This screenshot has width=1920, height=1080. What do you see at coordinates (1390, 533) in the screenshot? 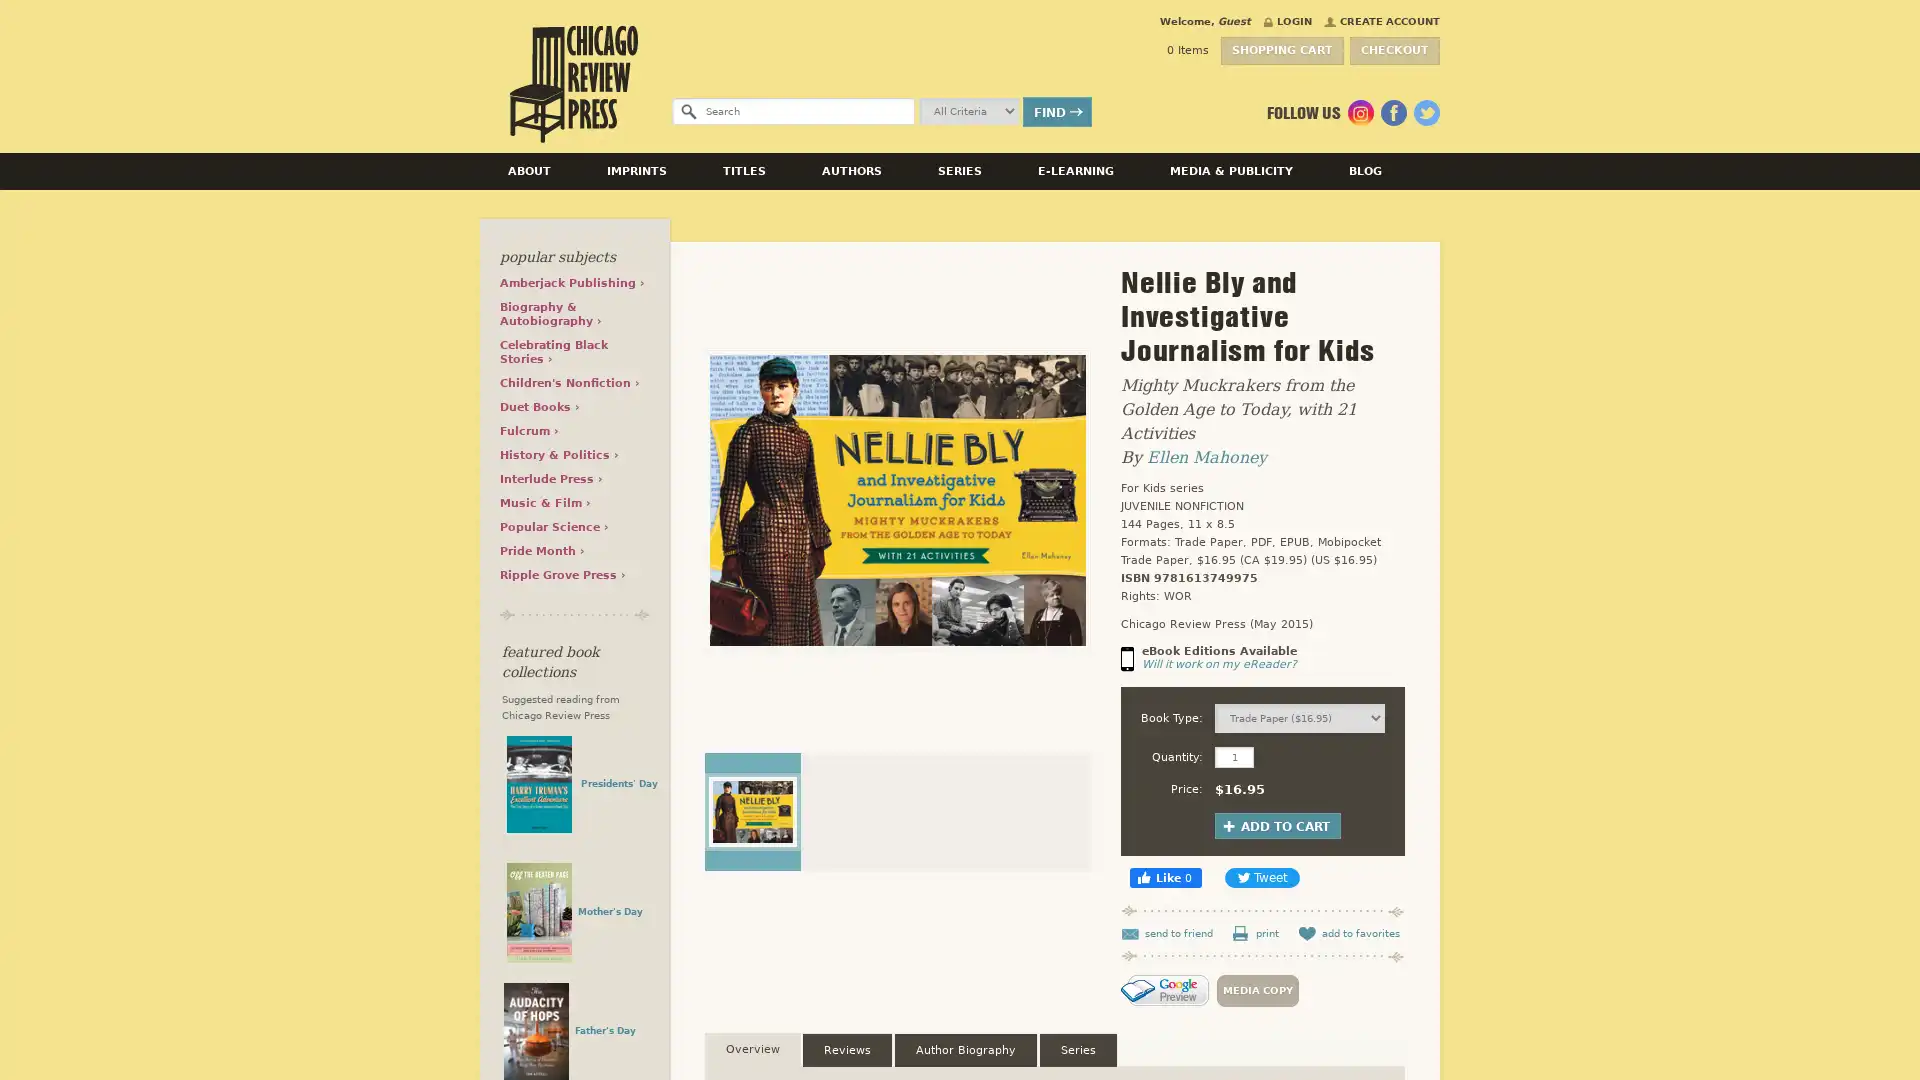
I see `Subscribe` at bounding box center [1390, 533].